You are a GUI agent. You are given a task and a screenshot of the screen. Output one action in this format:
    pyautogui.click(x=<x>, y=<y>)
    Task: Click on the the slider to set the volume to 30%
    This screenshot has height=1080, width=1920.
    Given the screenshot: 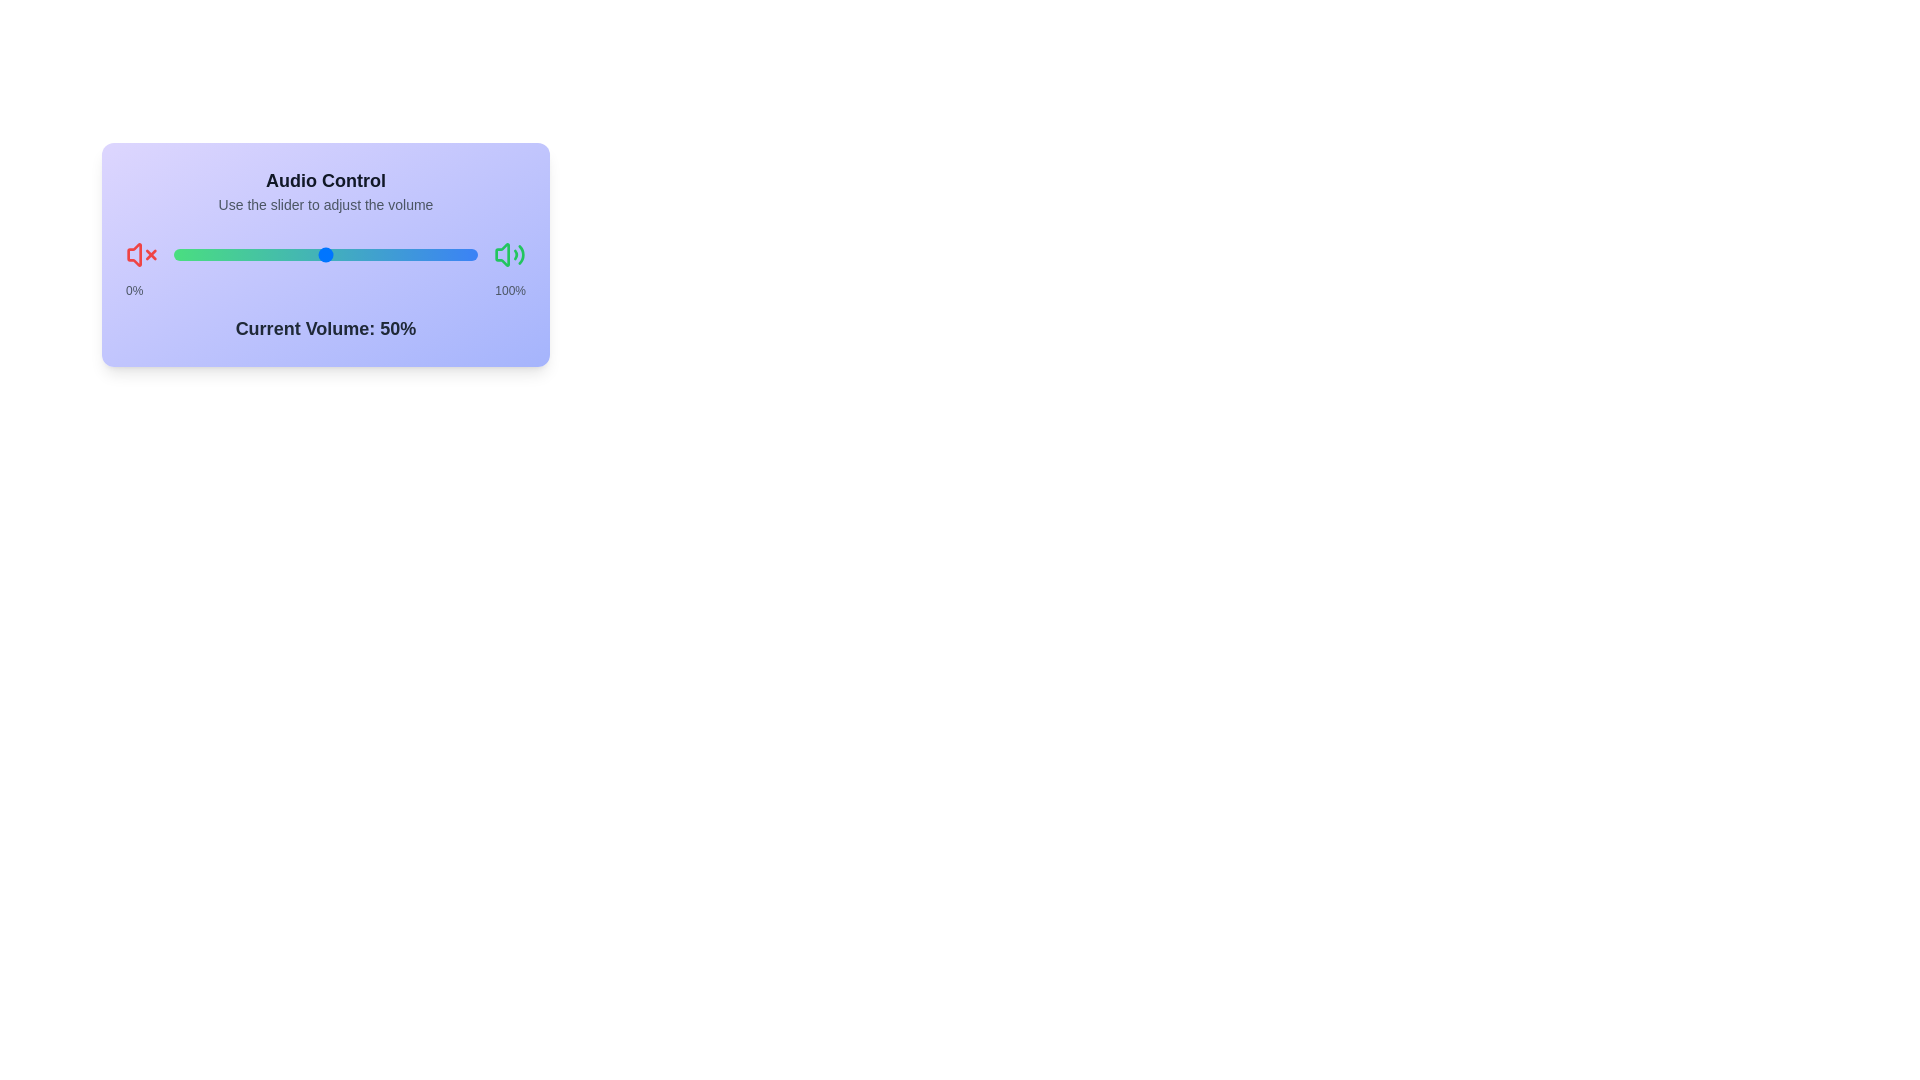 What is the action you would take?
    pyautogui.click(x=173, y=253)
    